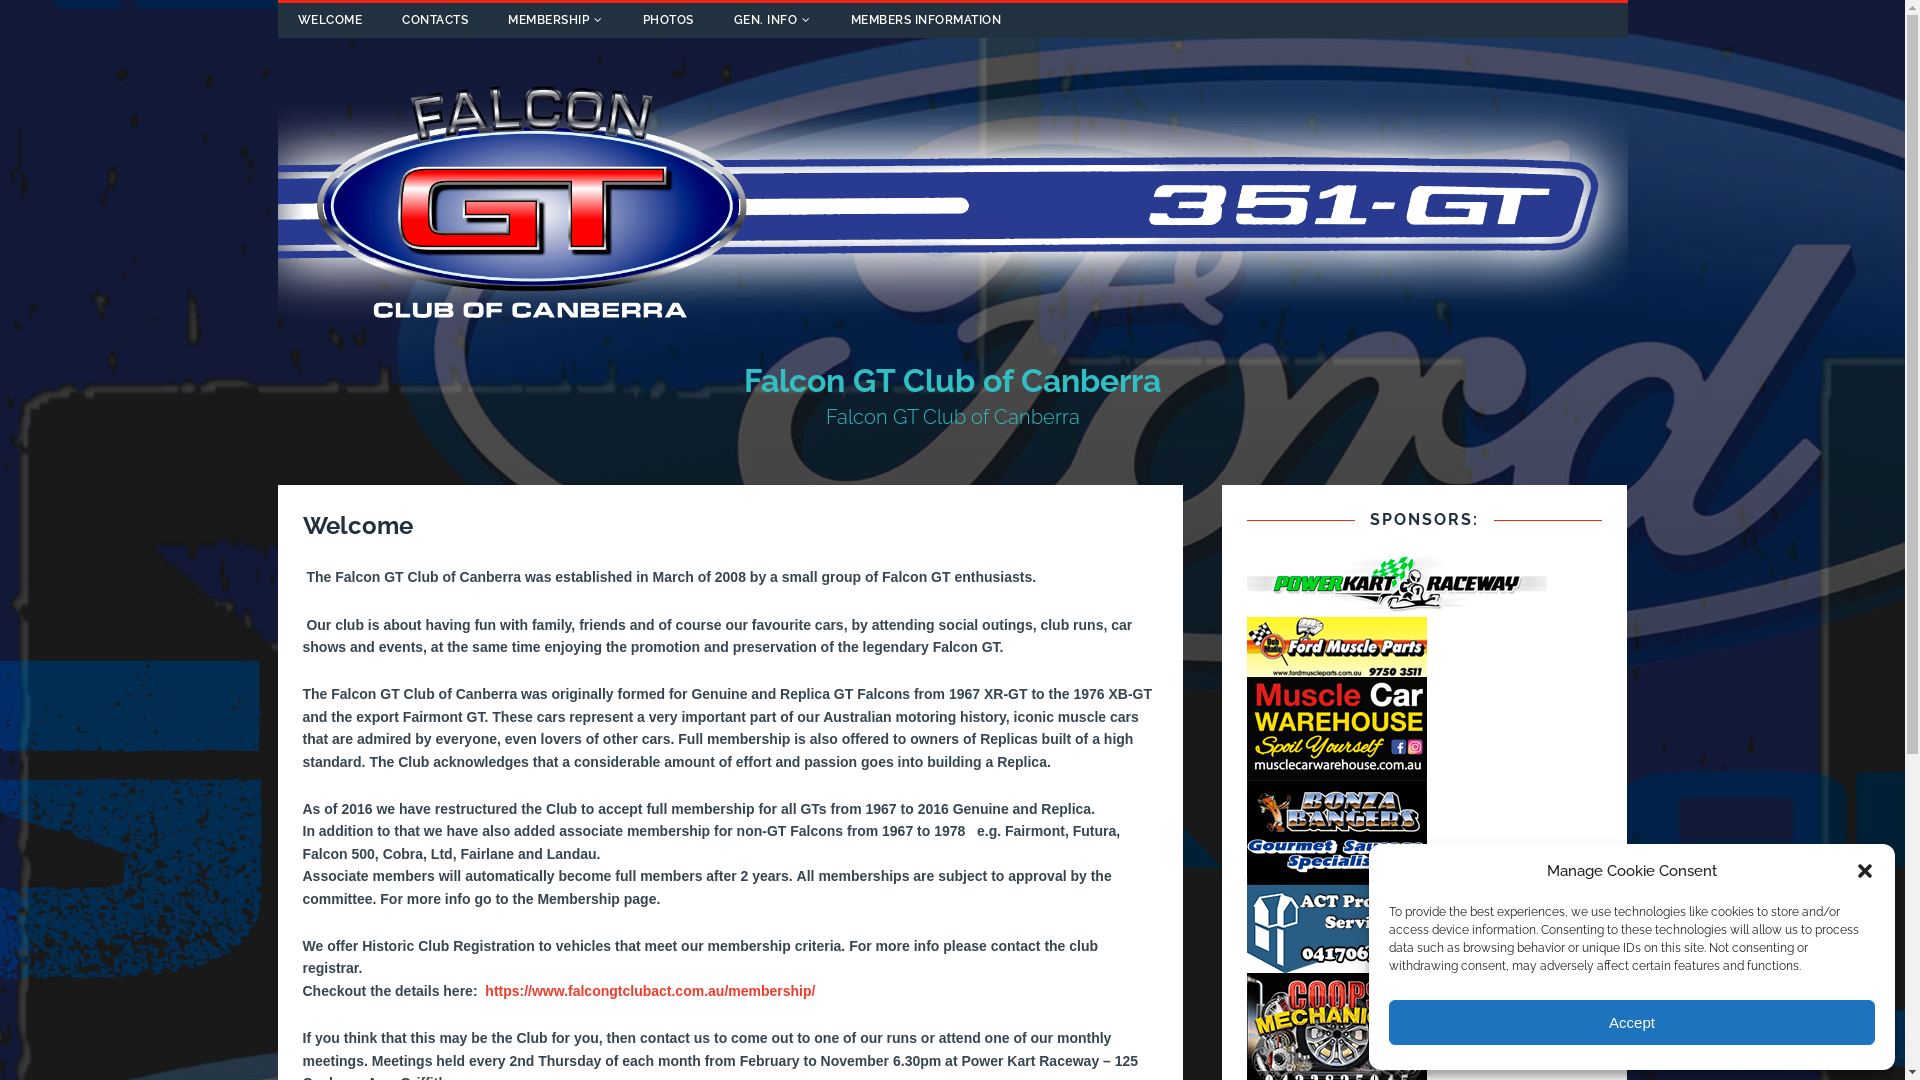 Image resolution: width=1920 pixels, height=1080 pixels. What do you see at coordinates (621, 20) in the screenshot?
I see `'PHOTOS'` at bounding box center [621, 20].